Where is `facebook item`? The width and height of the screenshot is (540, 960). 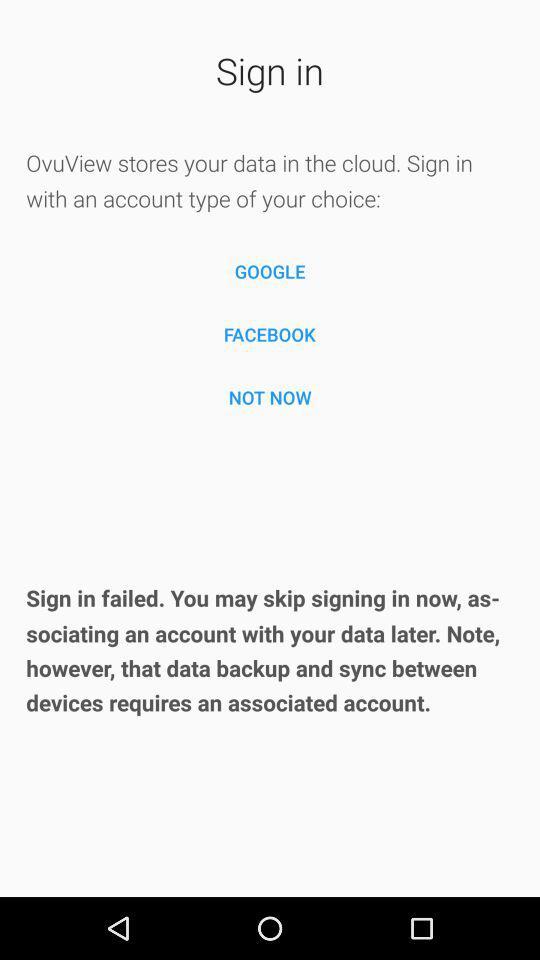 facebook item is located at coordinates (269, 334).